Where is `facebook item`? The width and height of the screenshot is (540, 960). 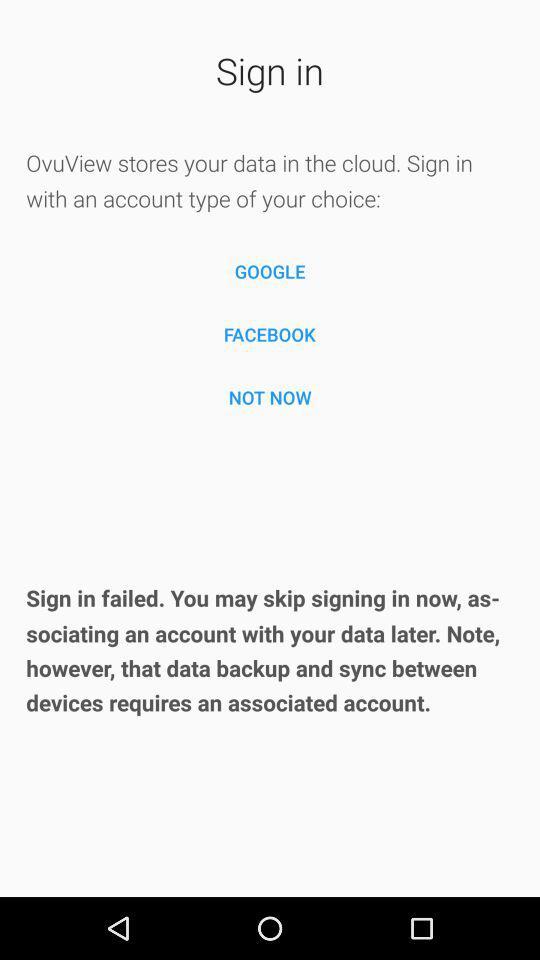 facebook item is located at coordinates (269, 334).